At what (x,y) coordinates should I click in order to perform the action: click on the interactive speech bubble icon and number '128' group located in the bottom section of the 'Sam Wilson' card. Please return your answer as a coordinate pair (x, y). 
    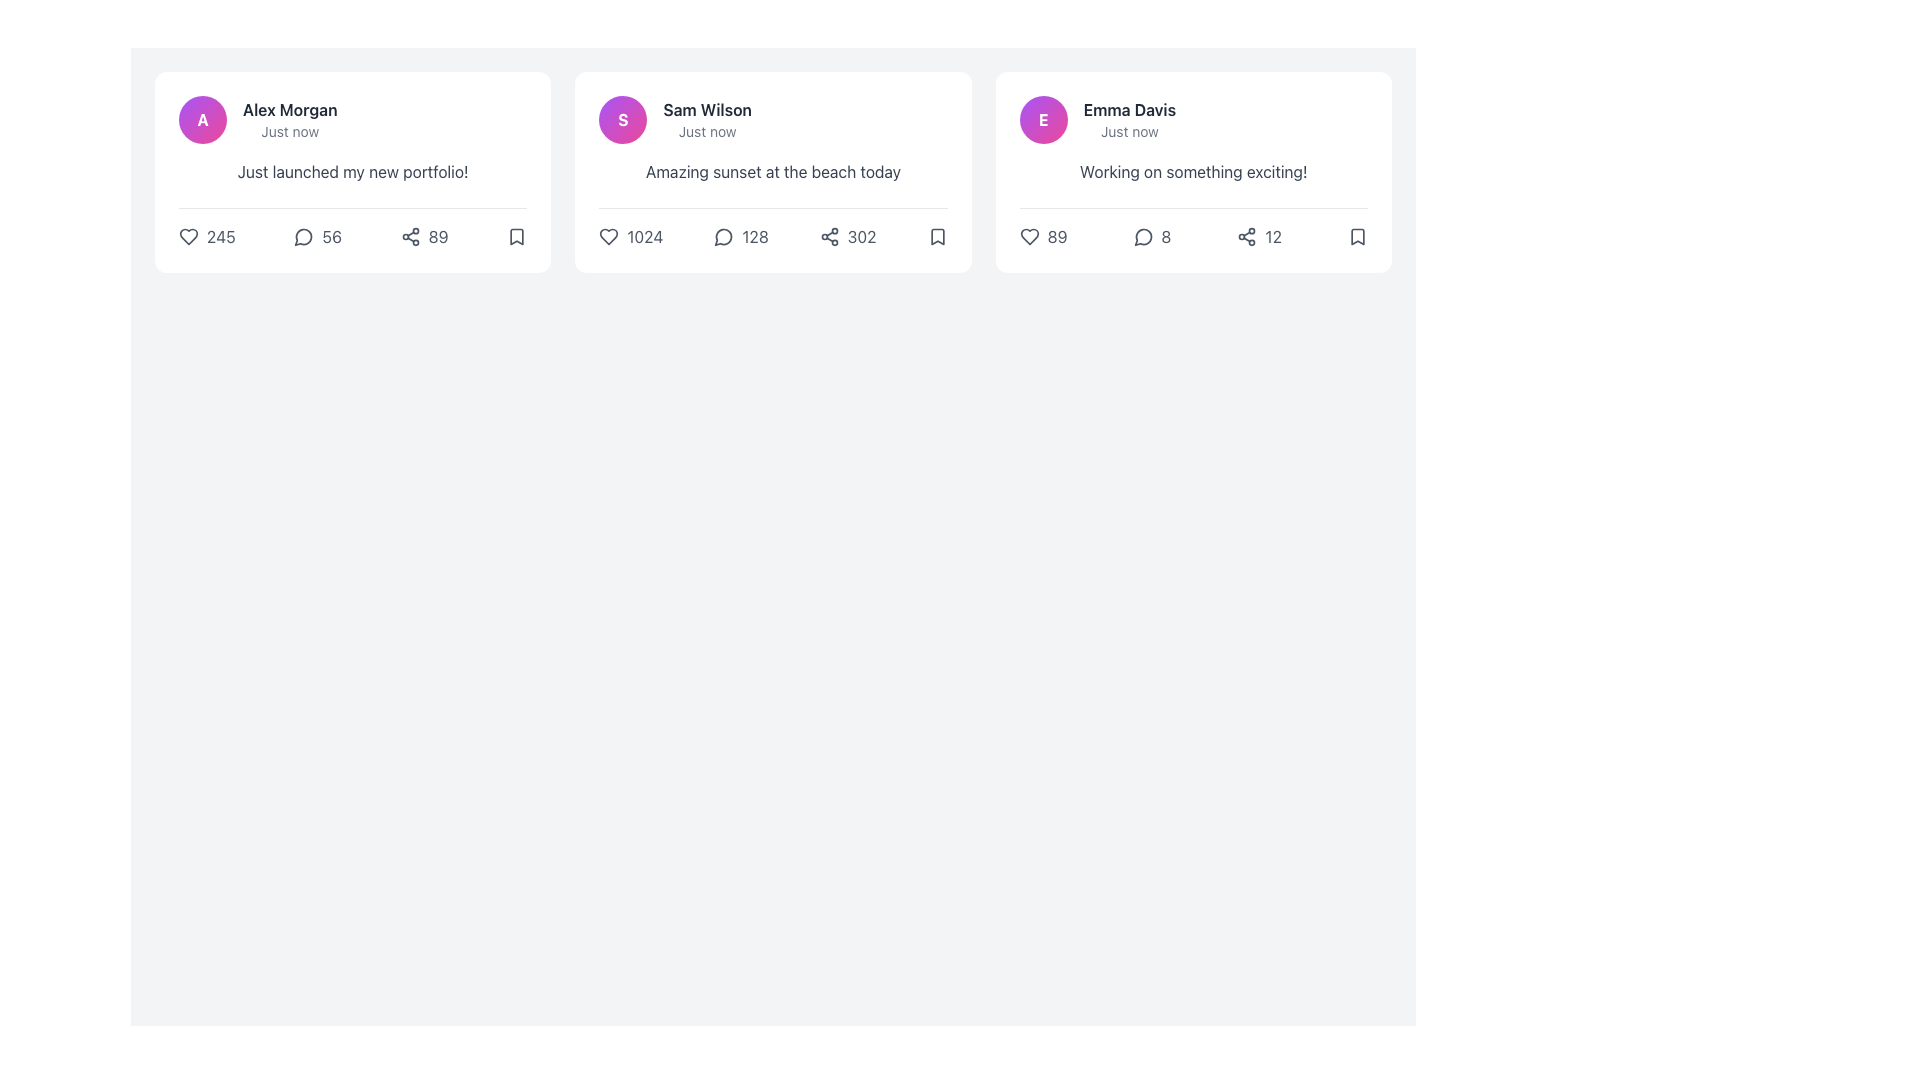
    Looking at the image, I should click on (740, 235).